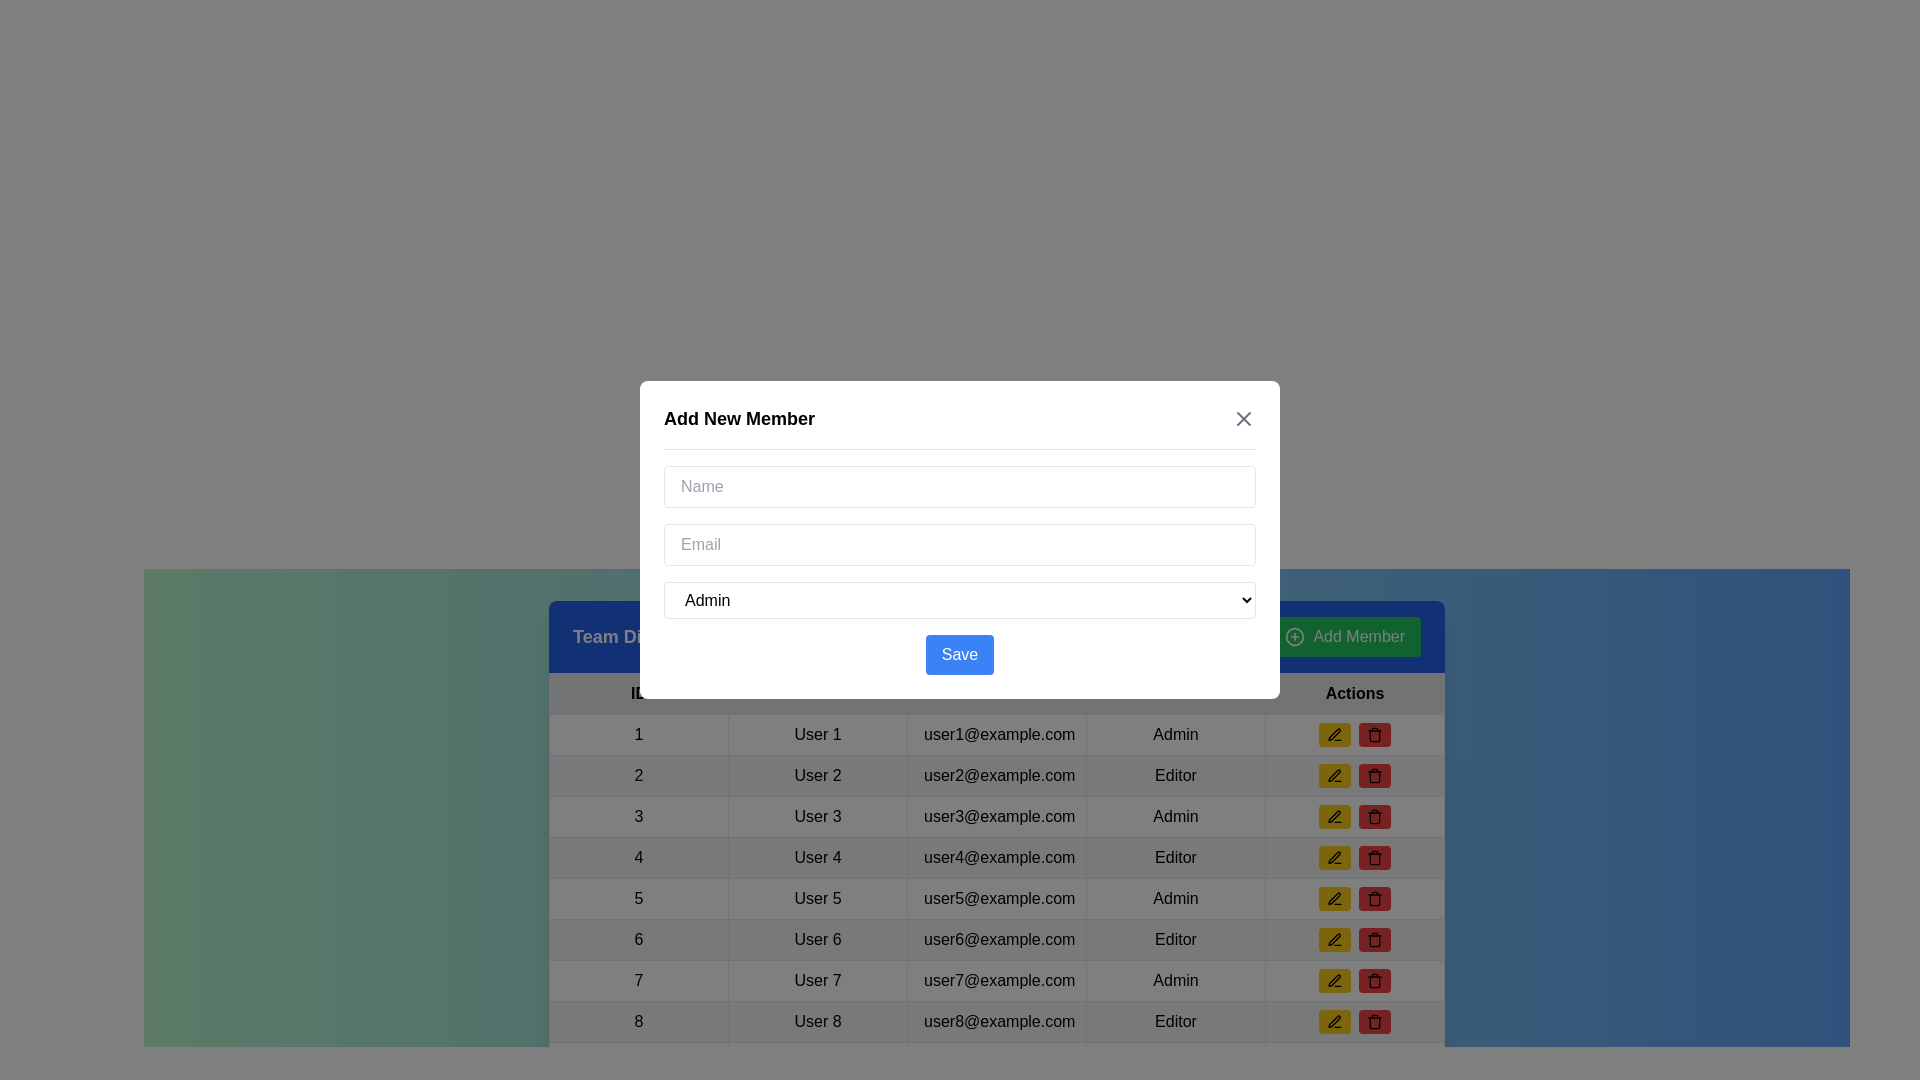  I want to click on the Trash Bin Icon located in the Actions column of the data table, so click(1373, 940).